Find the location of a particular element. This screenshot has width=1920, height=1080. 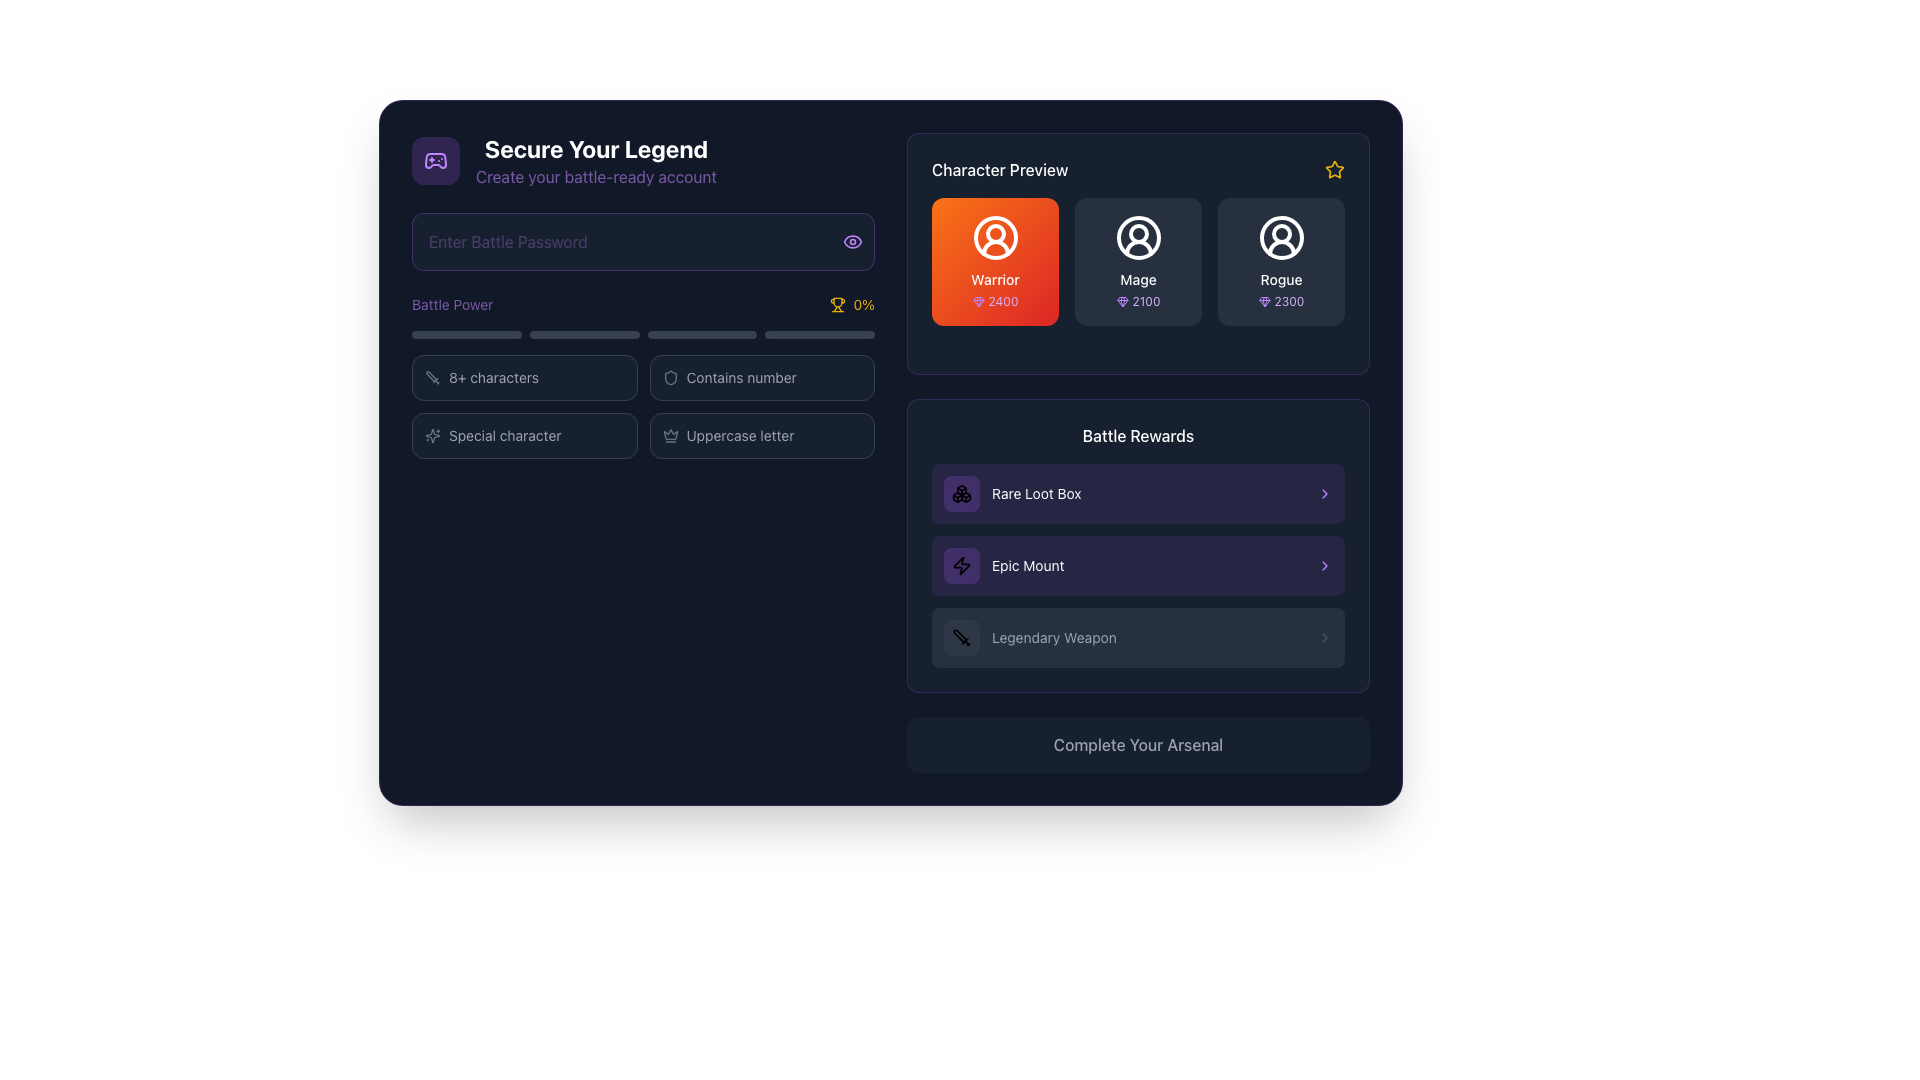

the lightning bolt icon located in the 'Battle Rewards' section, which is centrally positioned in a rounded rectangular box with a semi-transparent purple background is located at coordinates (961, 566).